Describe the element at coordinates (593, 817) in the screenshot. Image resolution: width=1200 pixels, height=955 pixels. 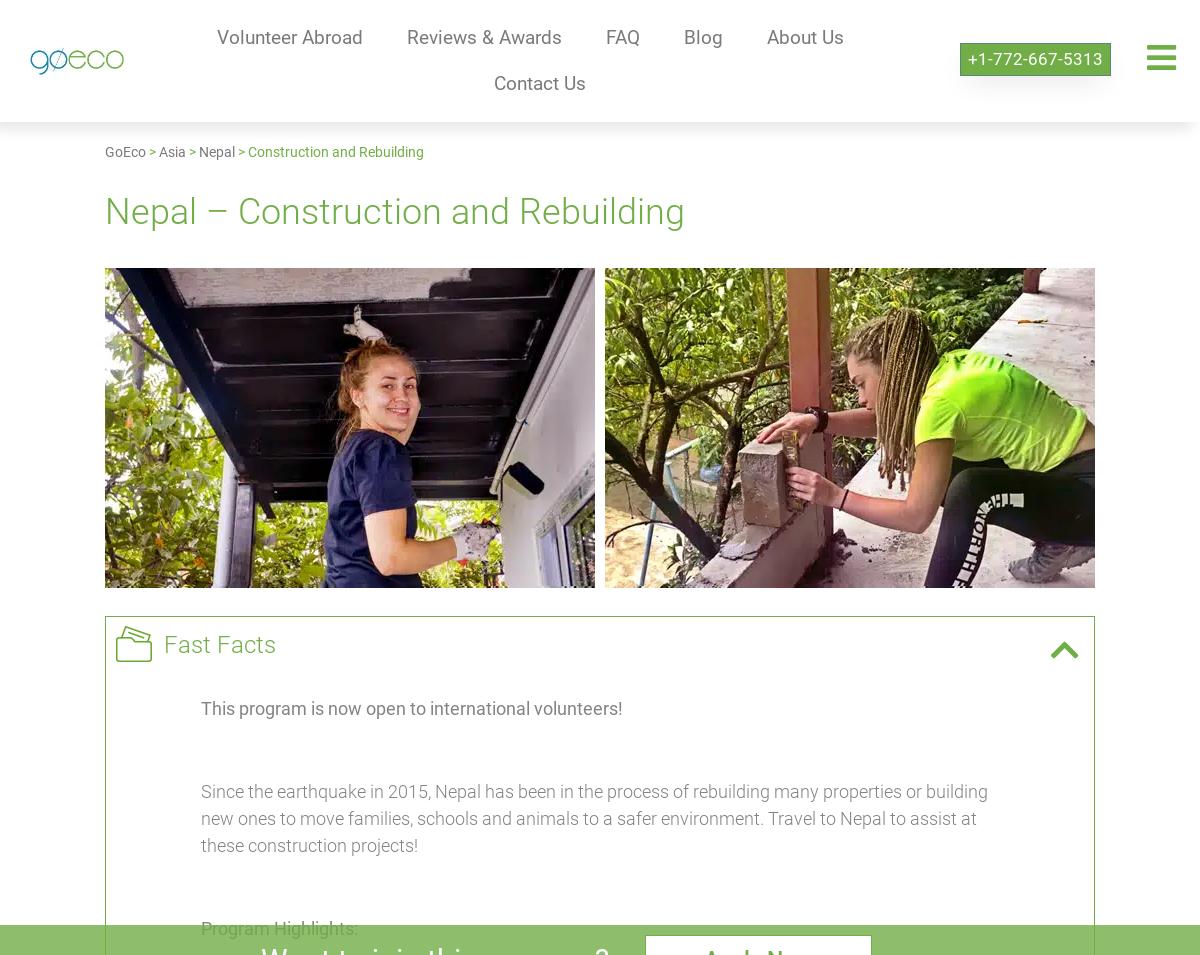
I see `'Since the earthquake in 2015, Nepal has been in the process of rebuilding many properties or building new ones to move families, schools and animals to a safer environment. Travel to Nepal to assist at these construction projects!'` at that location.